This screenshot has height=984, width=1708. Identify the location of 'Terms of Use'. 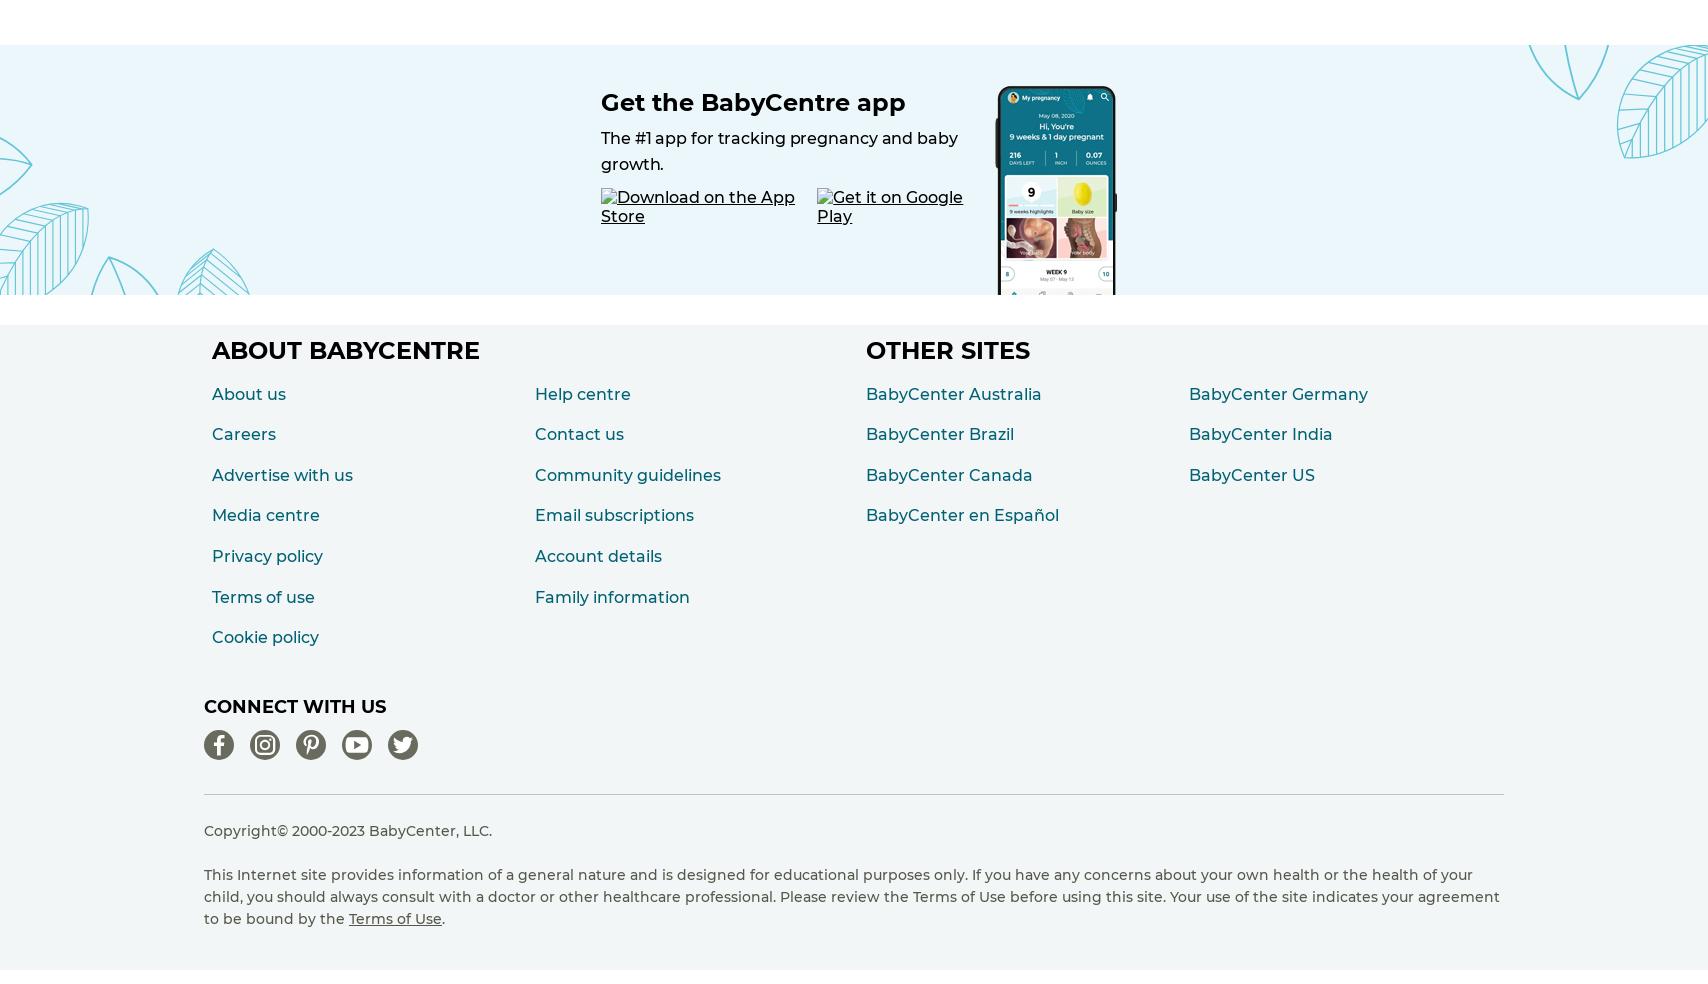
(348, 917).